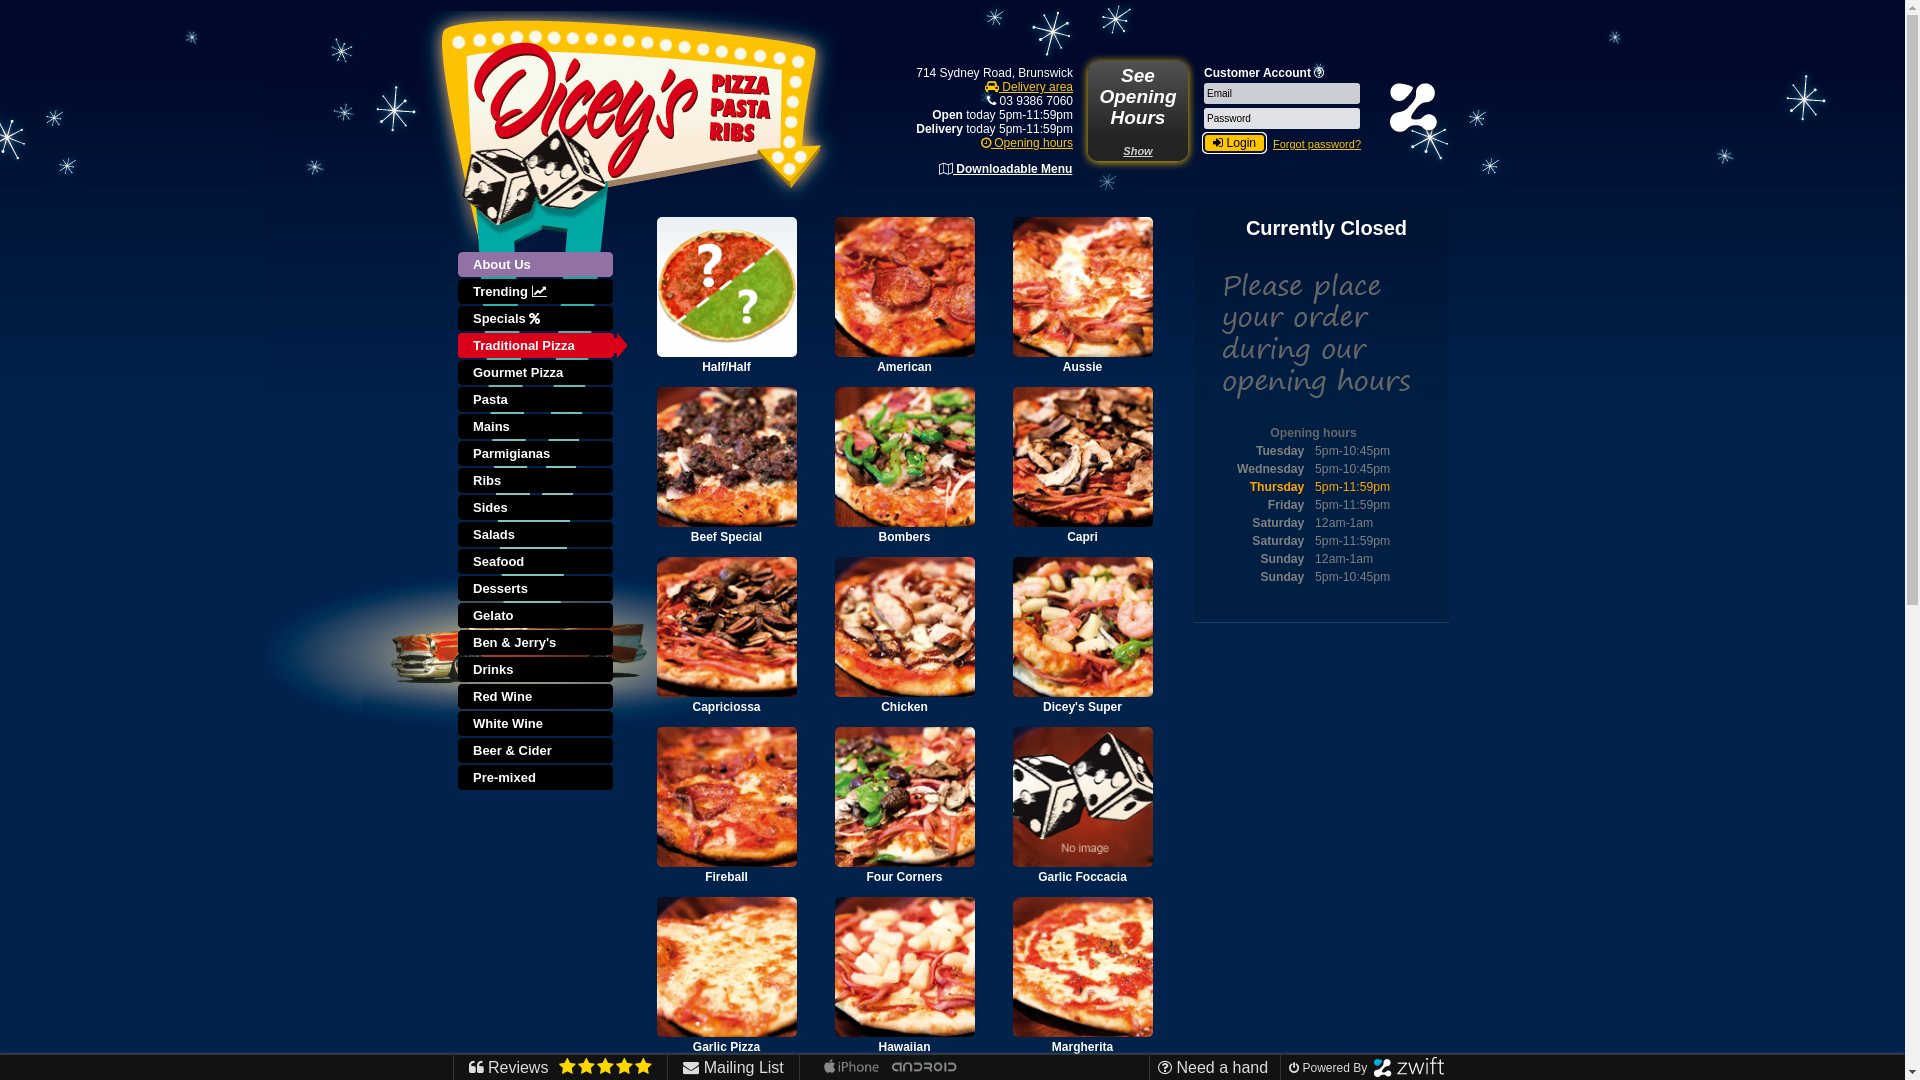 The image size is (1920, 1080). I want to click on 'Downloadable Menu', so click(1005, 168).